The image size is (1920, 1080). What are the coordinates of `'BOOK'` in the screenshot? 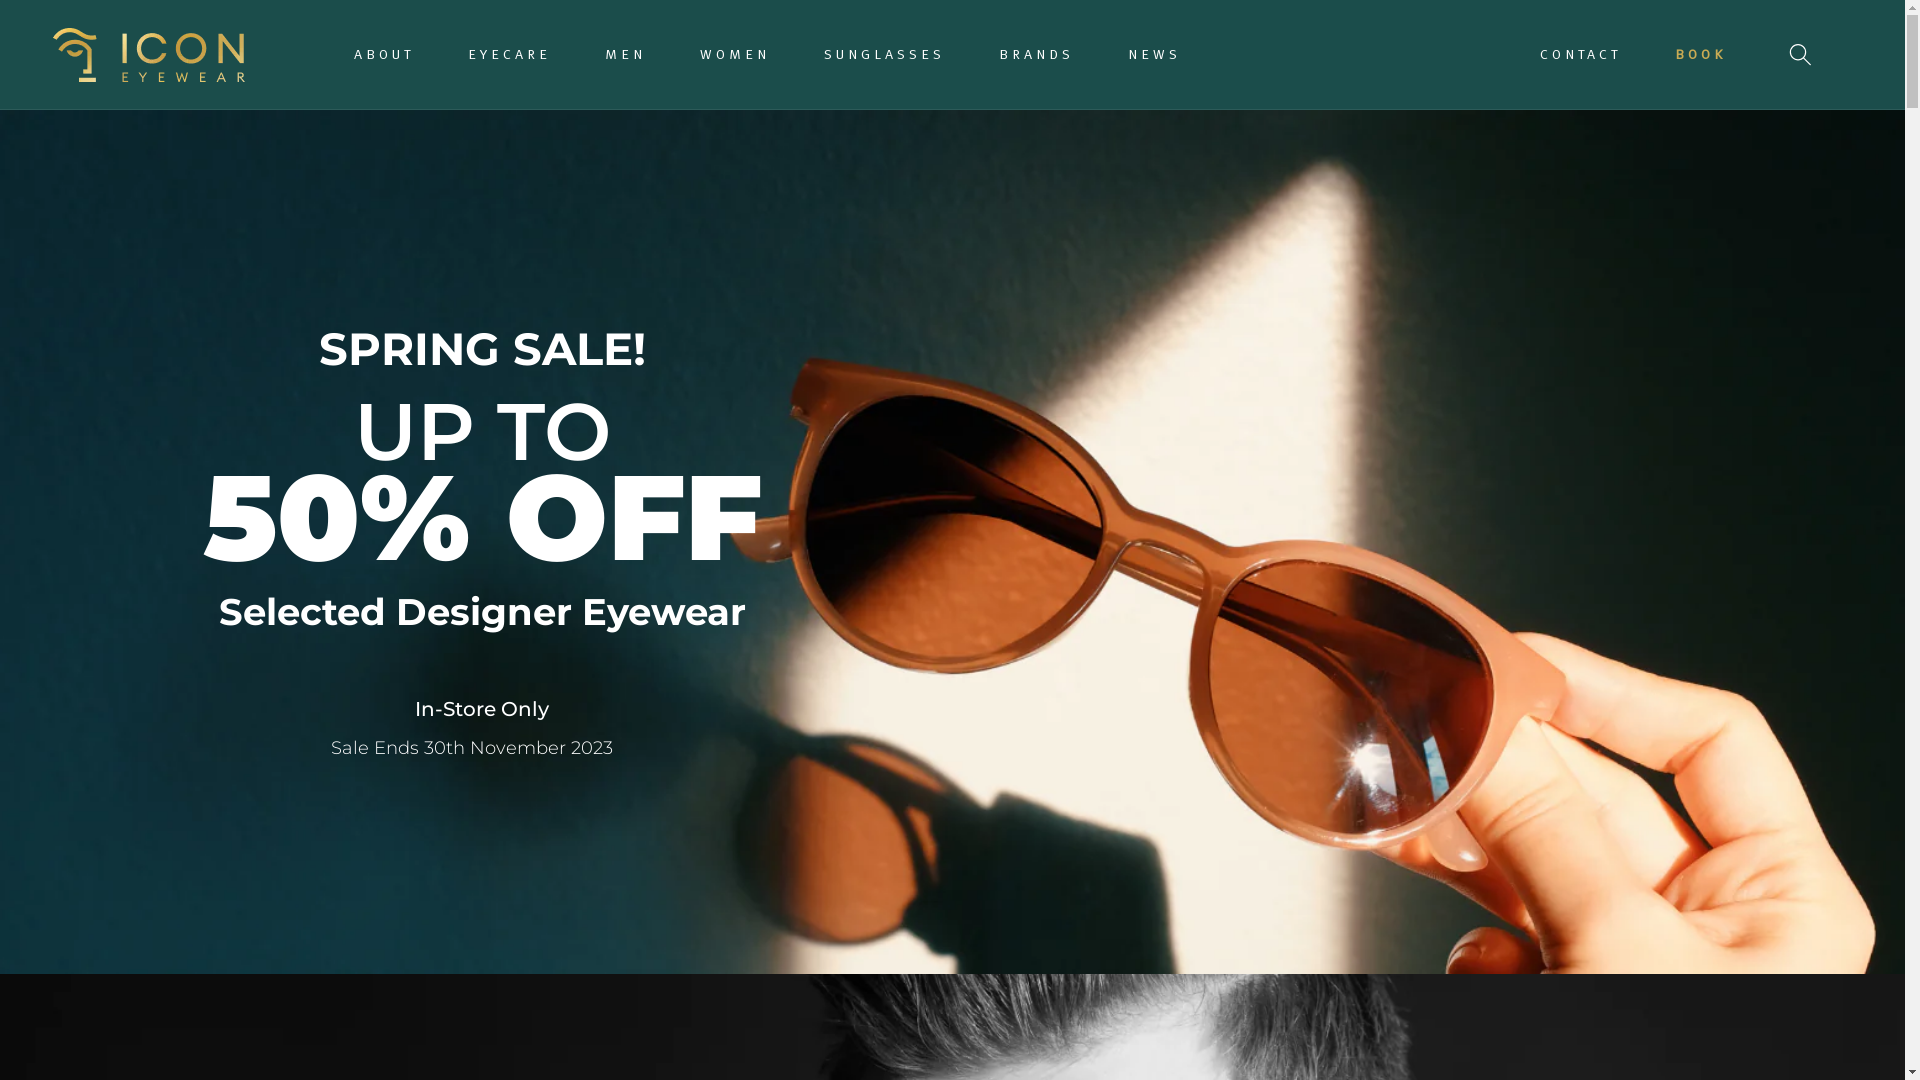 It's located at (1699, 53).